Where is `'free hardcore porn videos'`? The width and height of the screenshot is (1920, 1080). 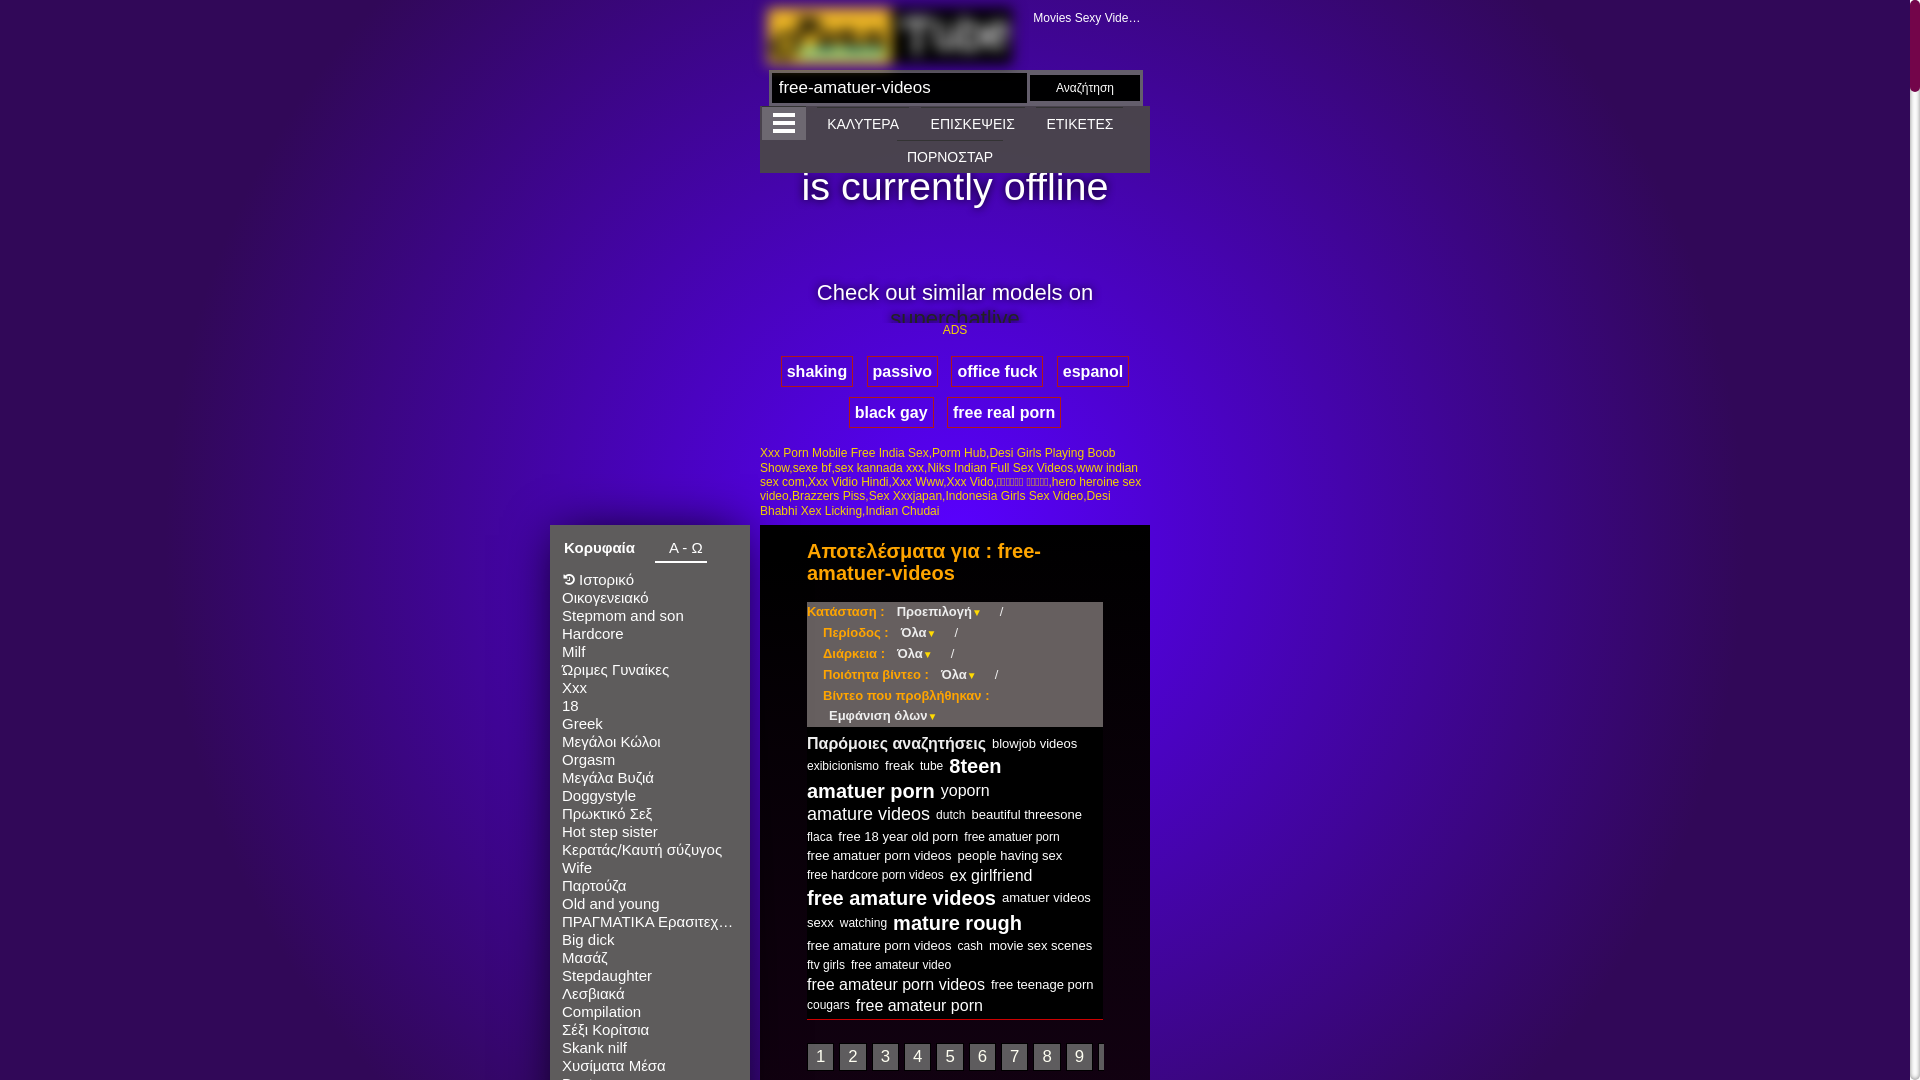
'free hardcore porn videos' is located at coordinates (875, 874).